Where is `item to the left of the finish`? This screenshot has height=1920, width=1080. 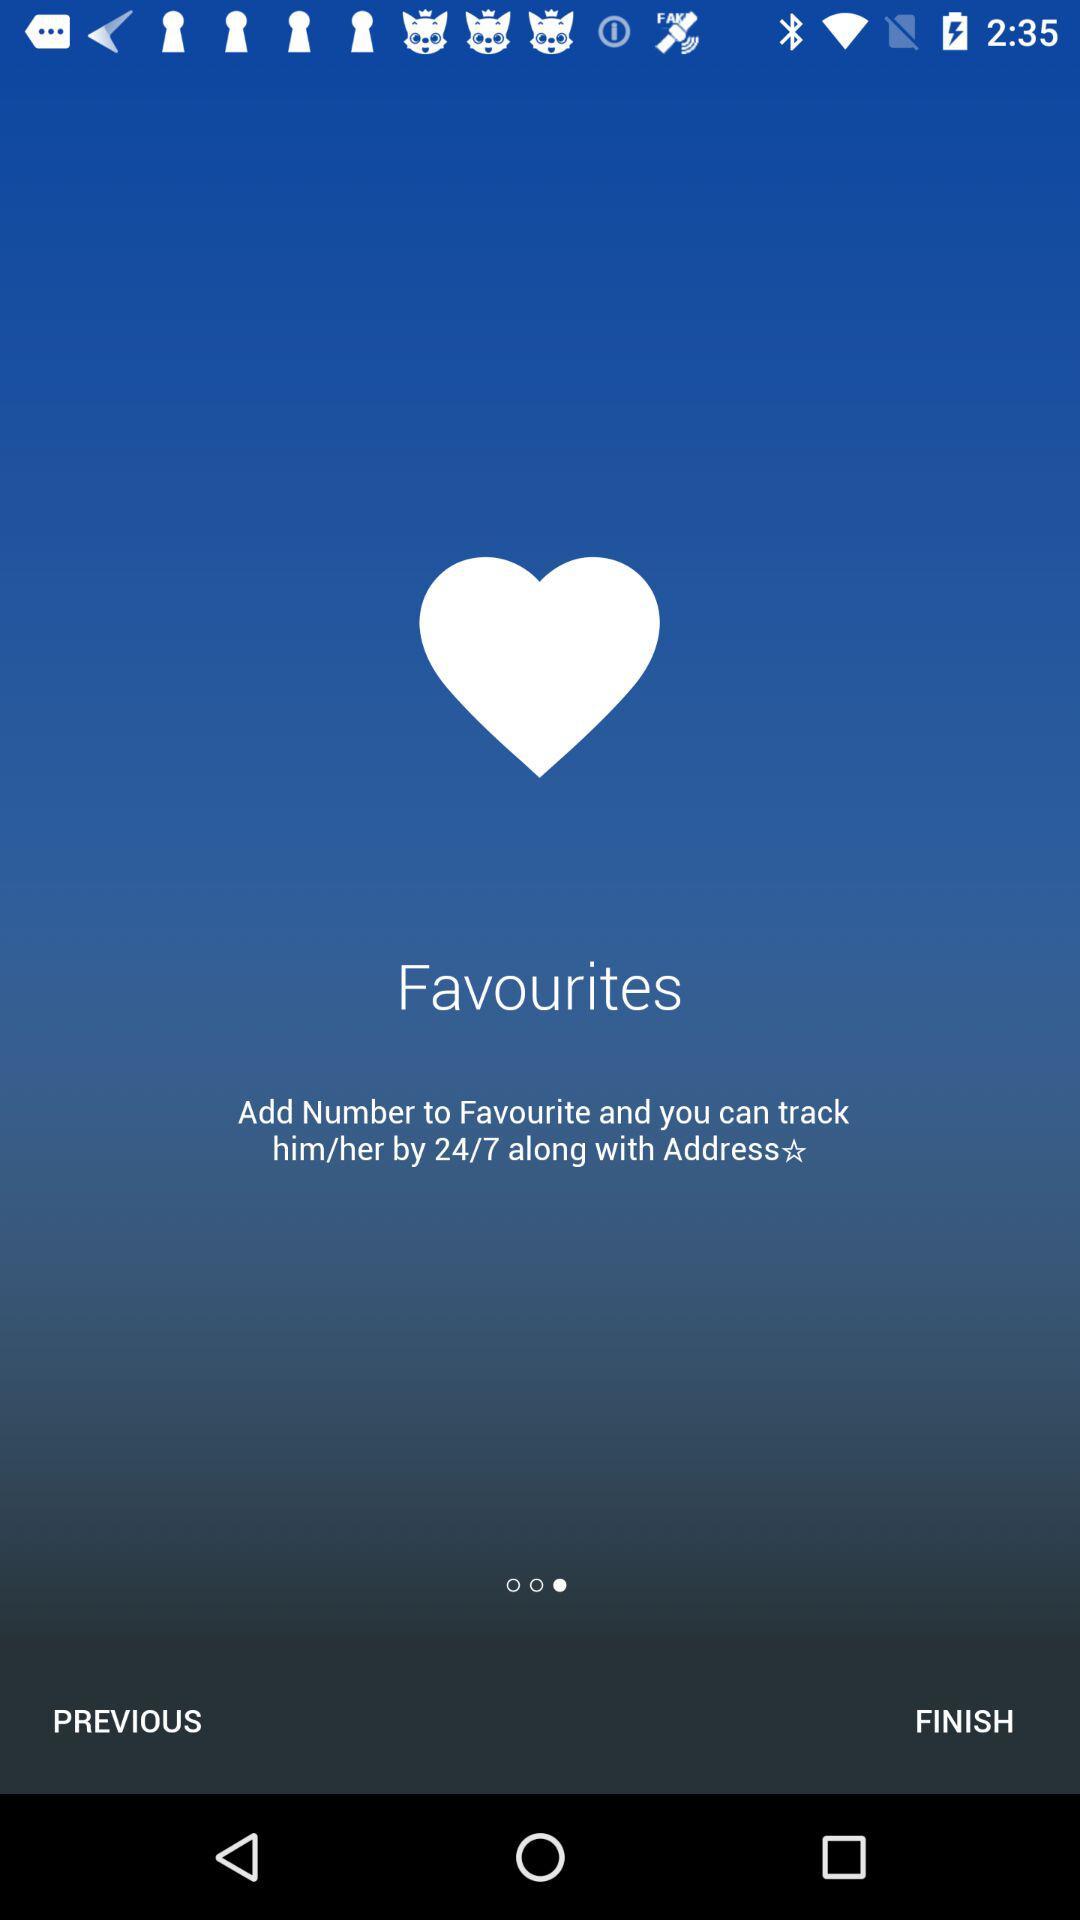
item to the left of the finish is located at coordinates (127, 1719).